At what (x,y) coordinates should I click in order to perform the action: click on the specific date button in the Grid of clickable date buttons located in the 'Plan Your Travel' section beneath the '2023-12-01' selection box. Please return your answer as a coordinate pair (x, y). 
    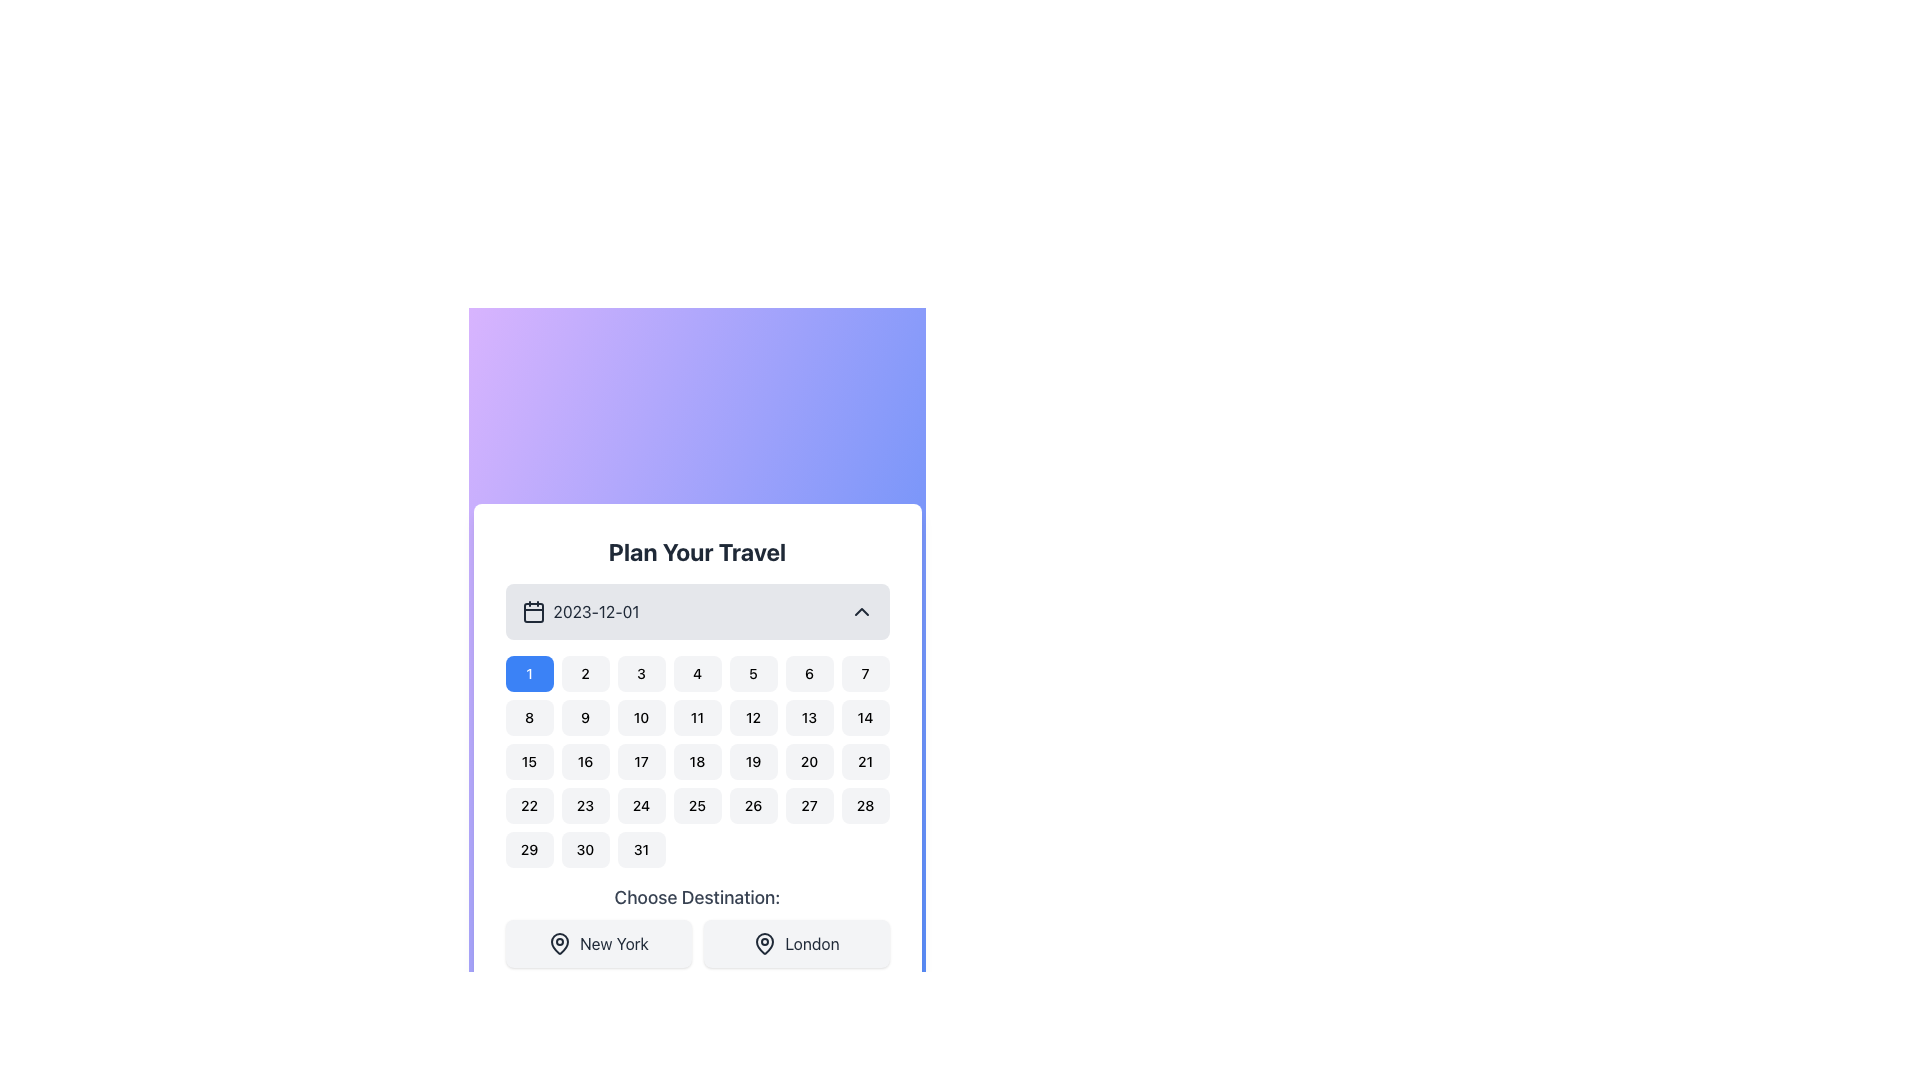
    Looking at the image, I should click on (697, 725).